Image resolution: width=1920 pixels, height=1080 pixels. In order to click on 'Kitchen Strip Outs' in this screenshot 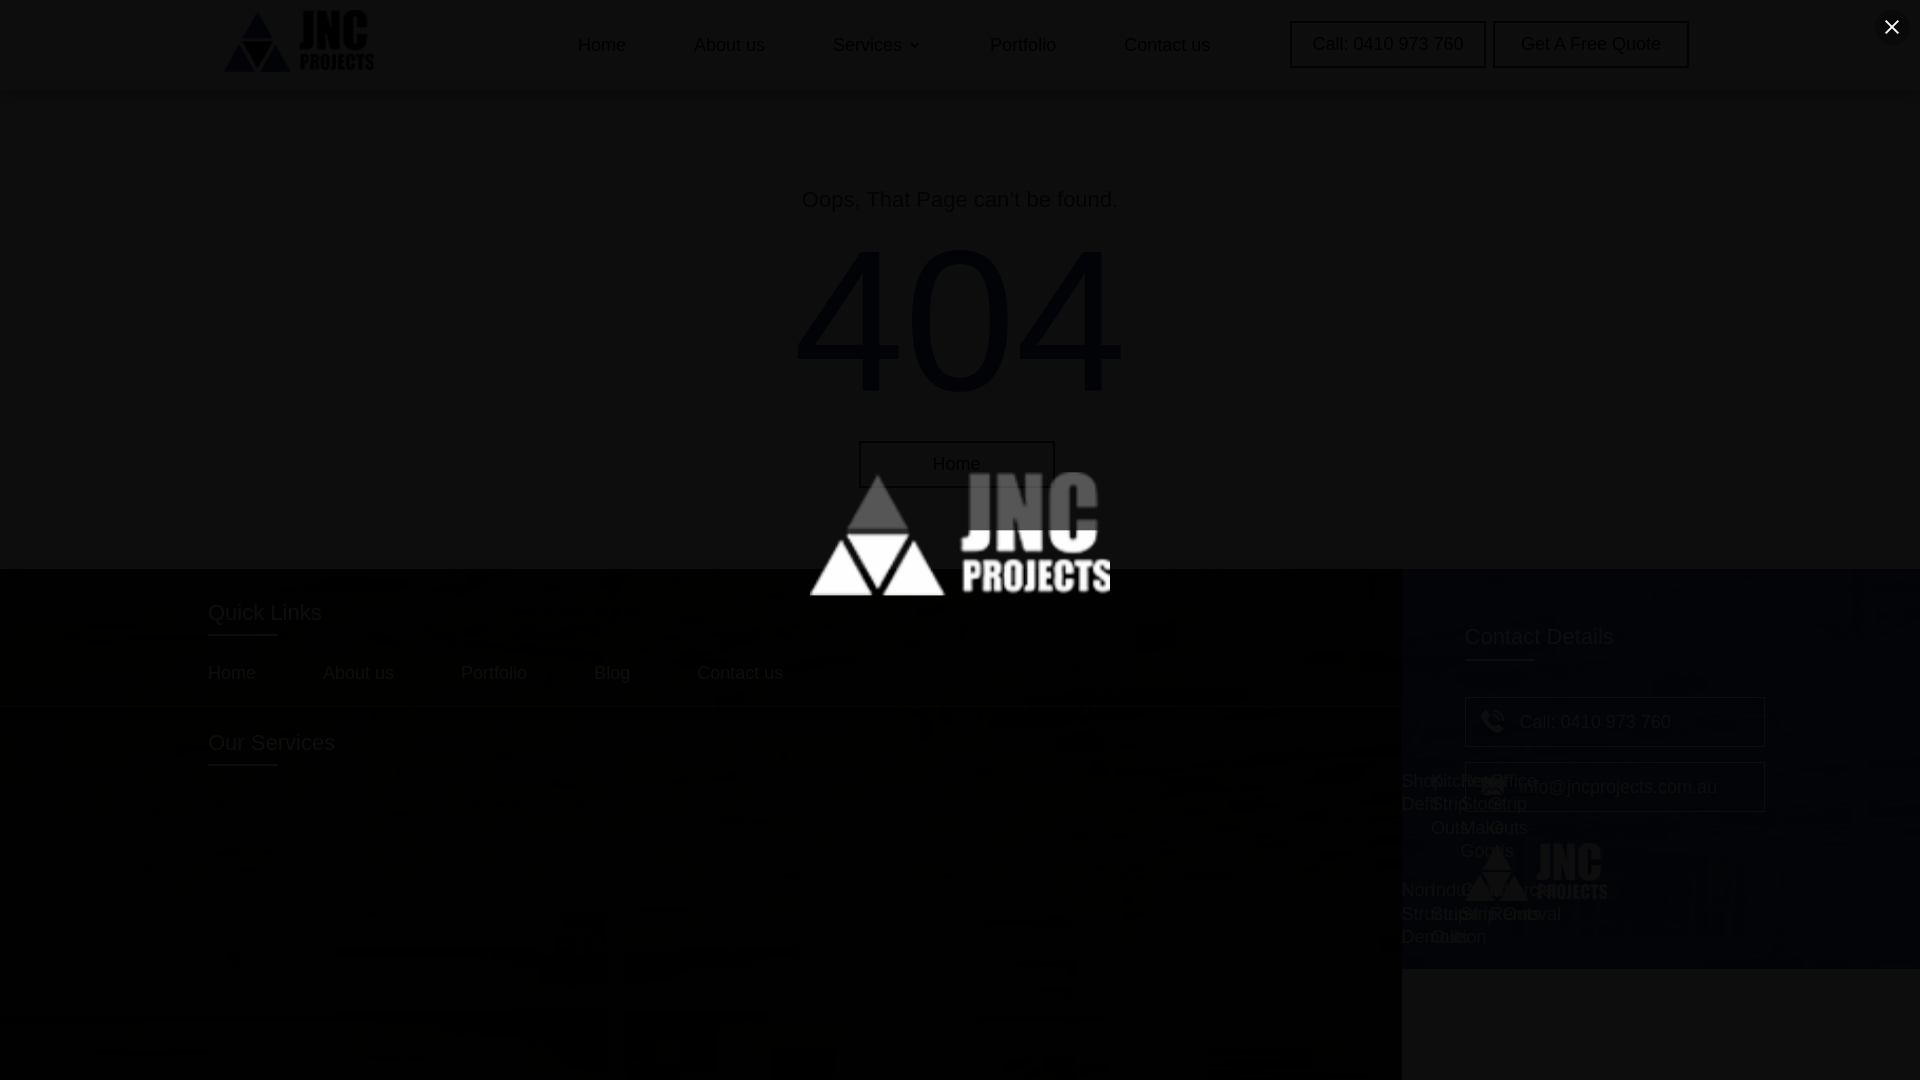, I will do `click(1429, 821)`.